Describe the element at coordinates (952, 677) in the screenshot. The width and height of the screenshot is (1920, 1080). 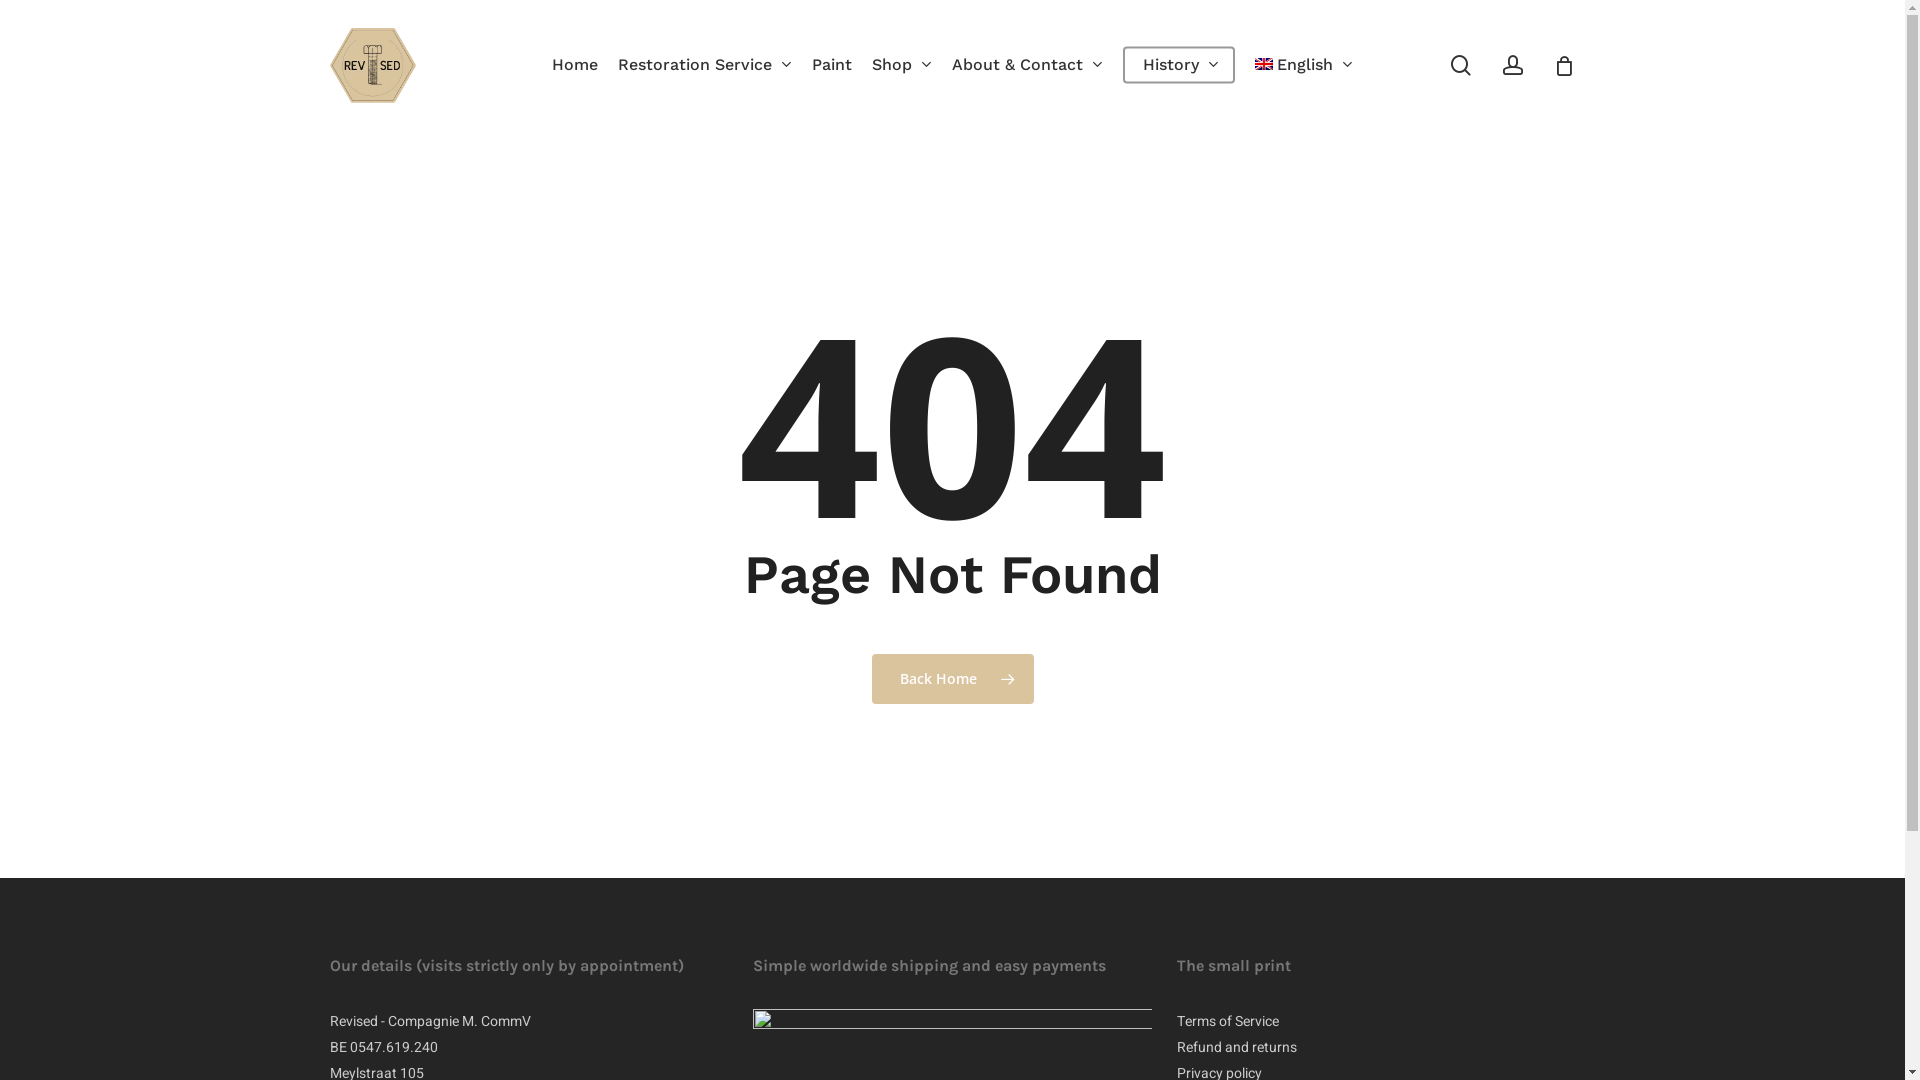
I see `'Back Home'` at that location.